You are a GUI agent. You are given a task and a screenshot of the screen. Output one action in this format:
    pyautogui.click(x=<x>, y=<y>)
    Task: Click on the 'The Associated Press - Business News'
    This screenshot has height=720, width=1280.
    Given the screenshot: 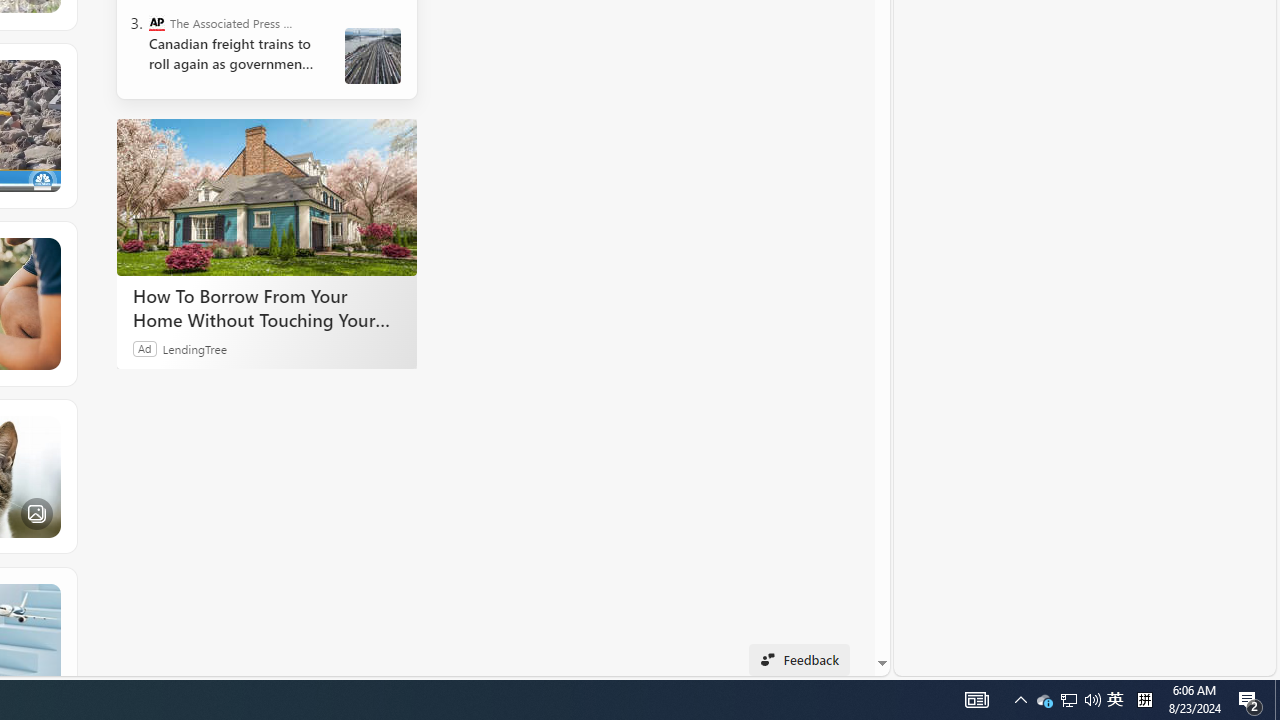 What is the action you would take?
    pyautogui.click(x=155, y=23)
    